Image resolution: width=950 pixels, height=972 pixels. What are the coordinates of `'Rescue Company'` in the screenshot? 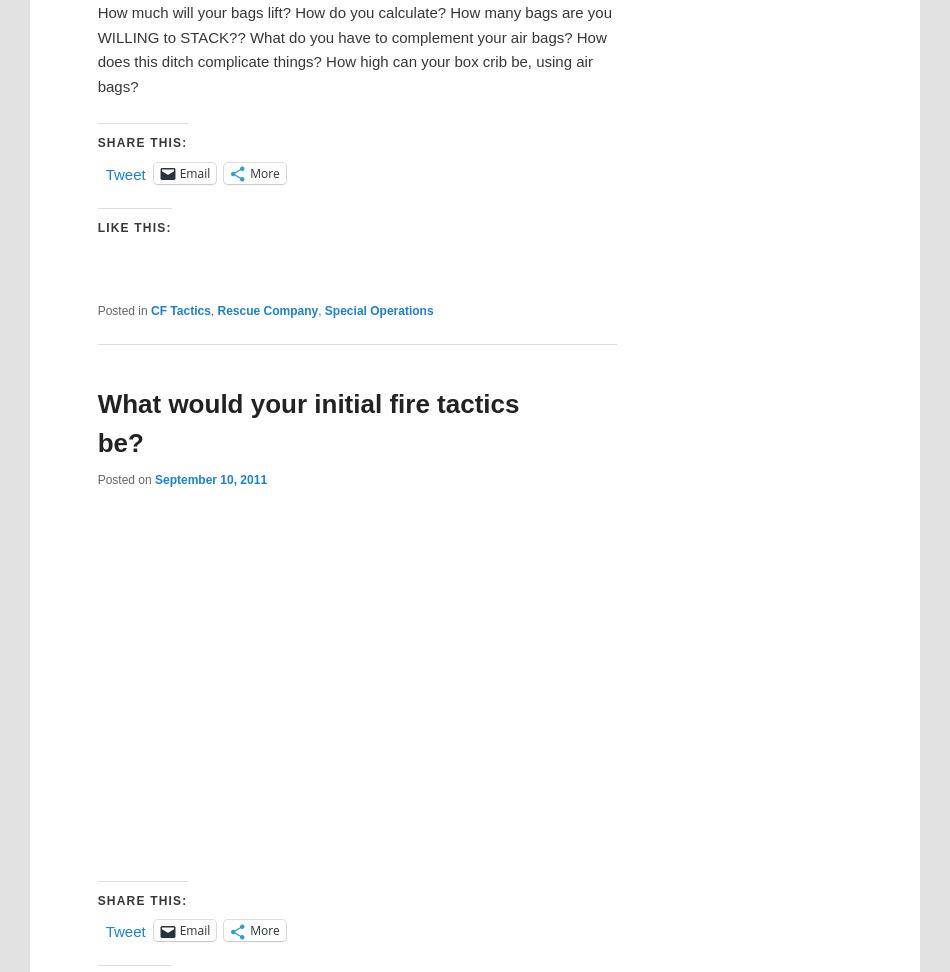 It's located at (216, 310).